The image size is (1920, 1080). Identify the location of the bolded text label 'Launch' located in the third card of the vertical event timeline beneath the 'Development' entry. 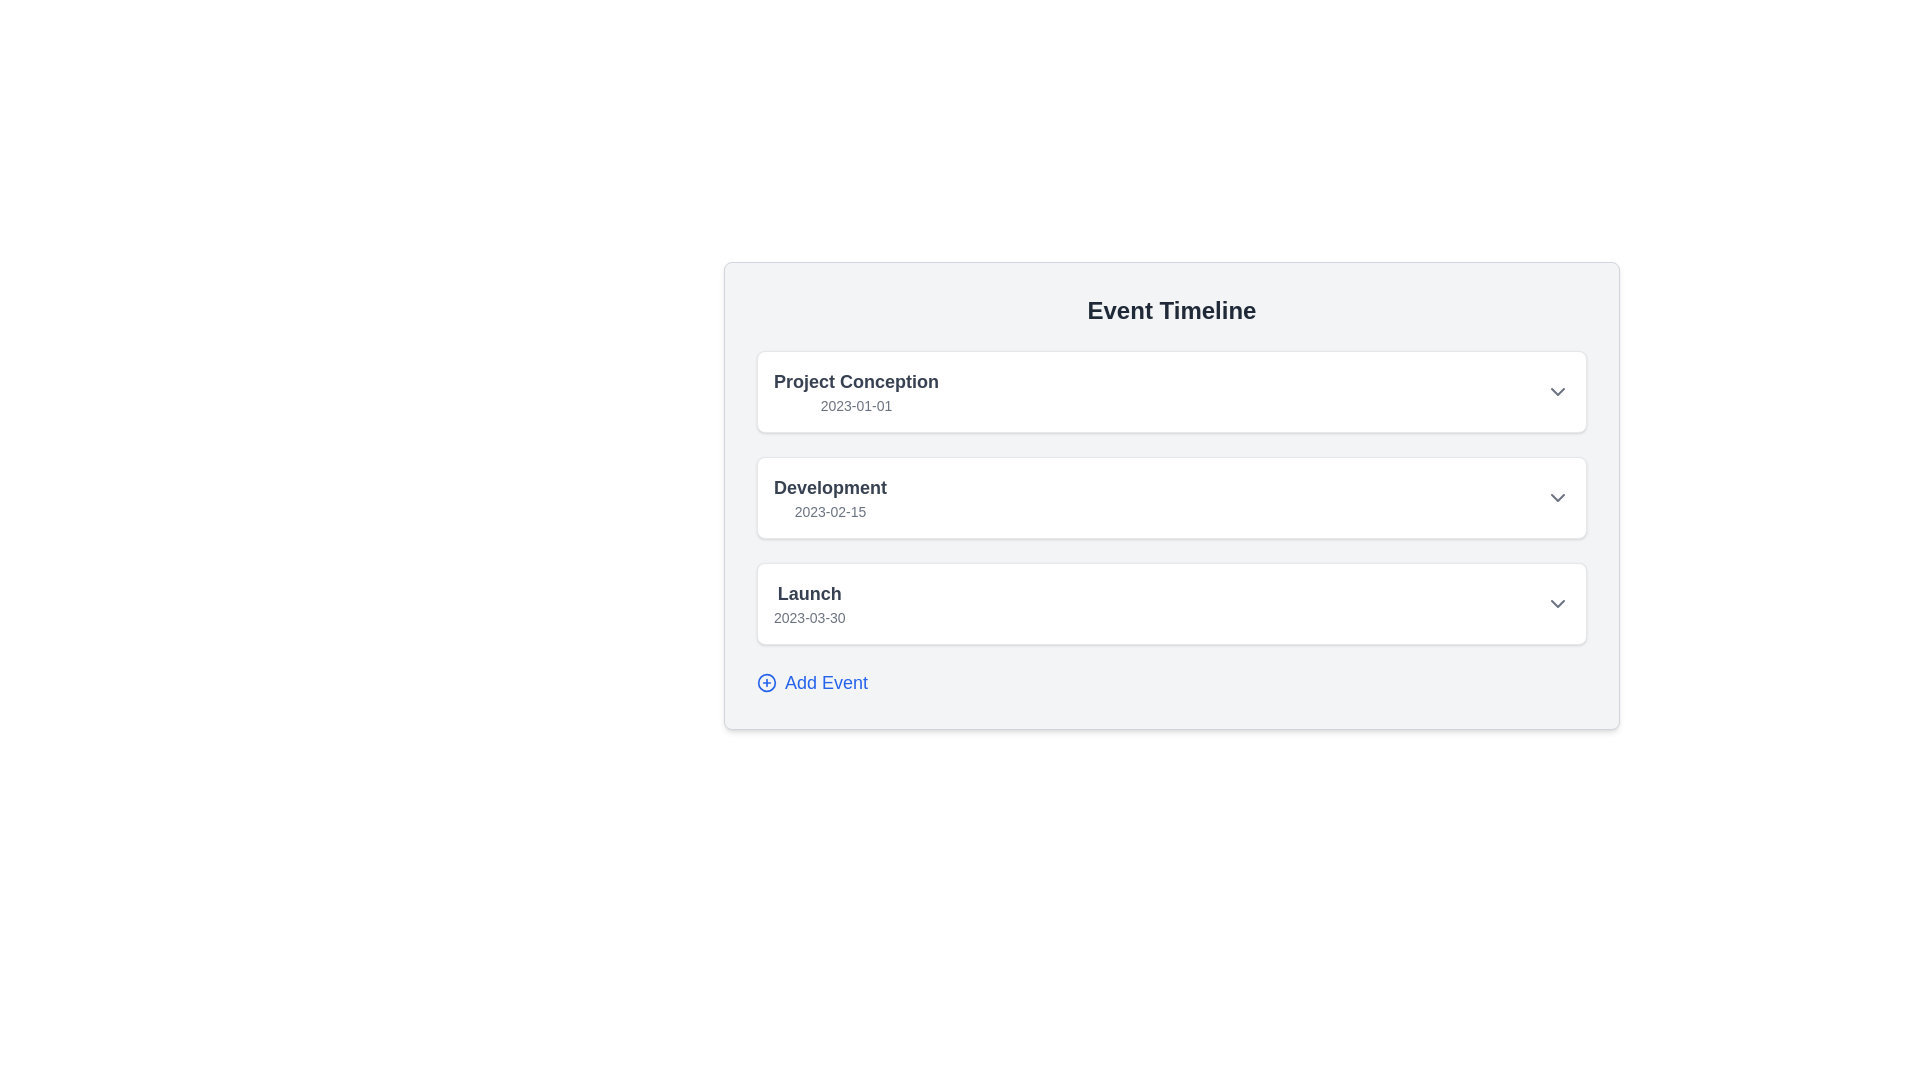
(809, 593).